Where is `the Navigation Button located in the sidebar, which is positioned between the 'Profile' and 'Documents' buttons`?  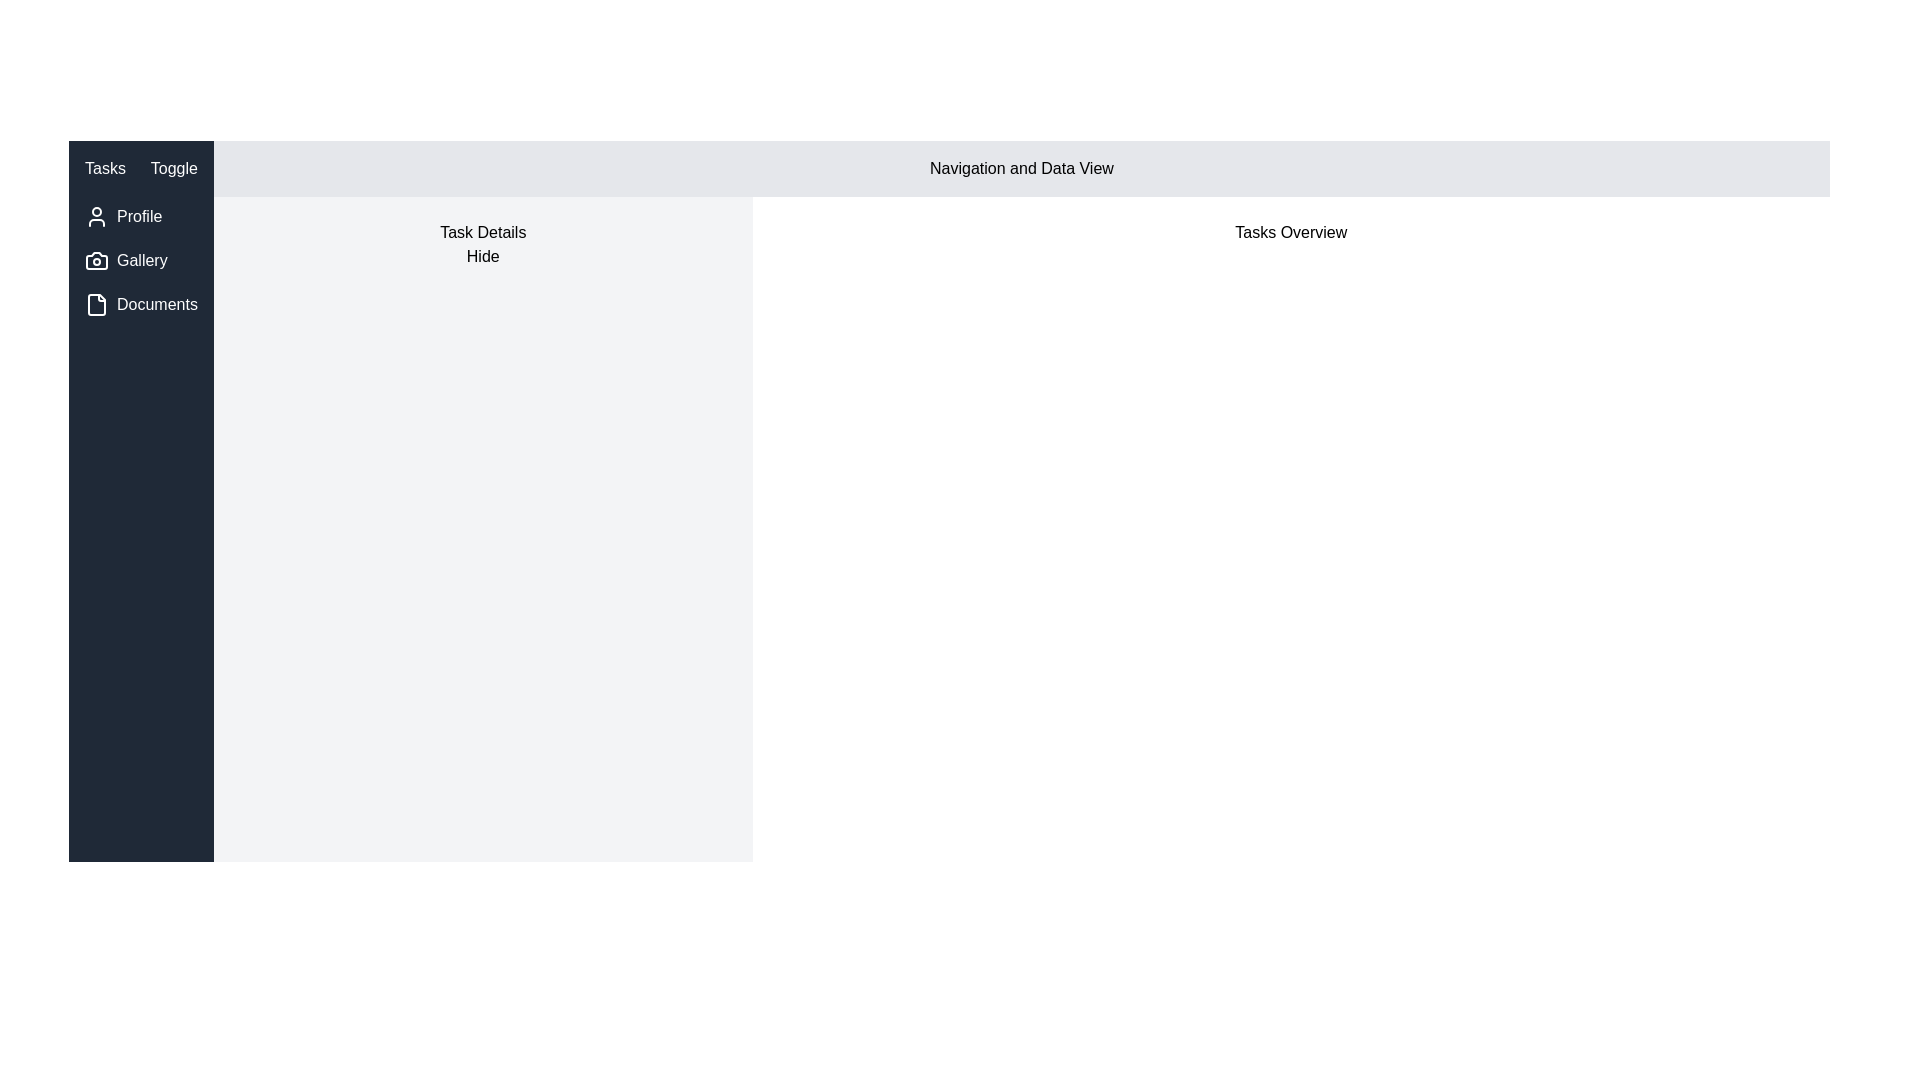 the Navigation Button located in the sidebar, which is positioned between the 'Profile' and 'Documents' buttons is located at coordinates (140, 260).